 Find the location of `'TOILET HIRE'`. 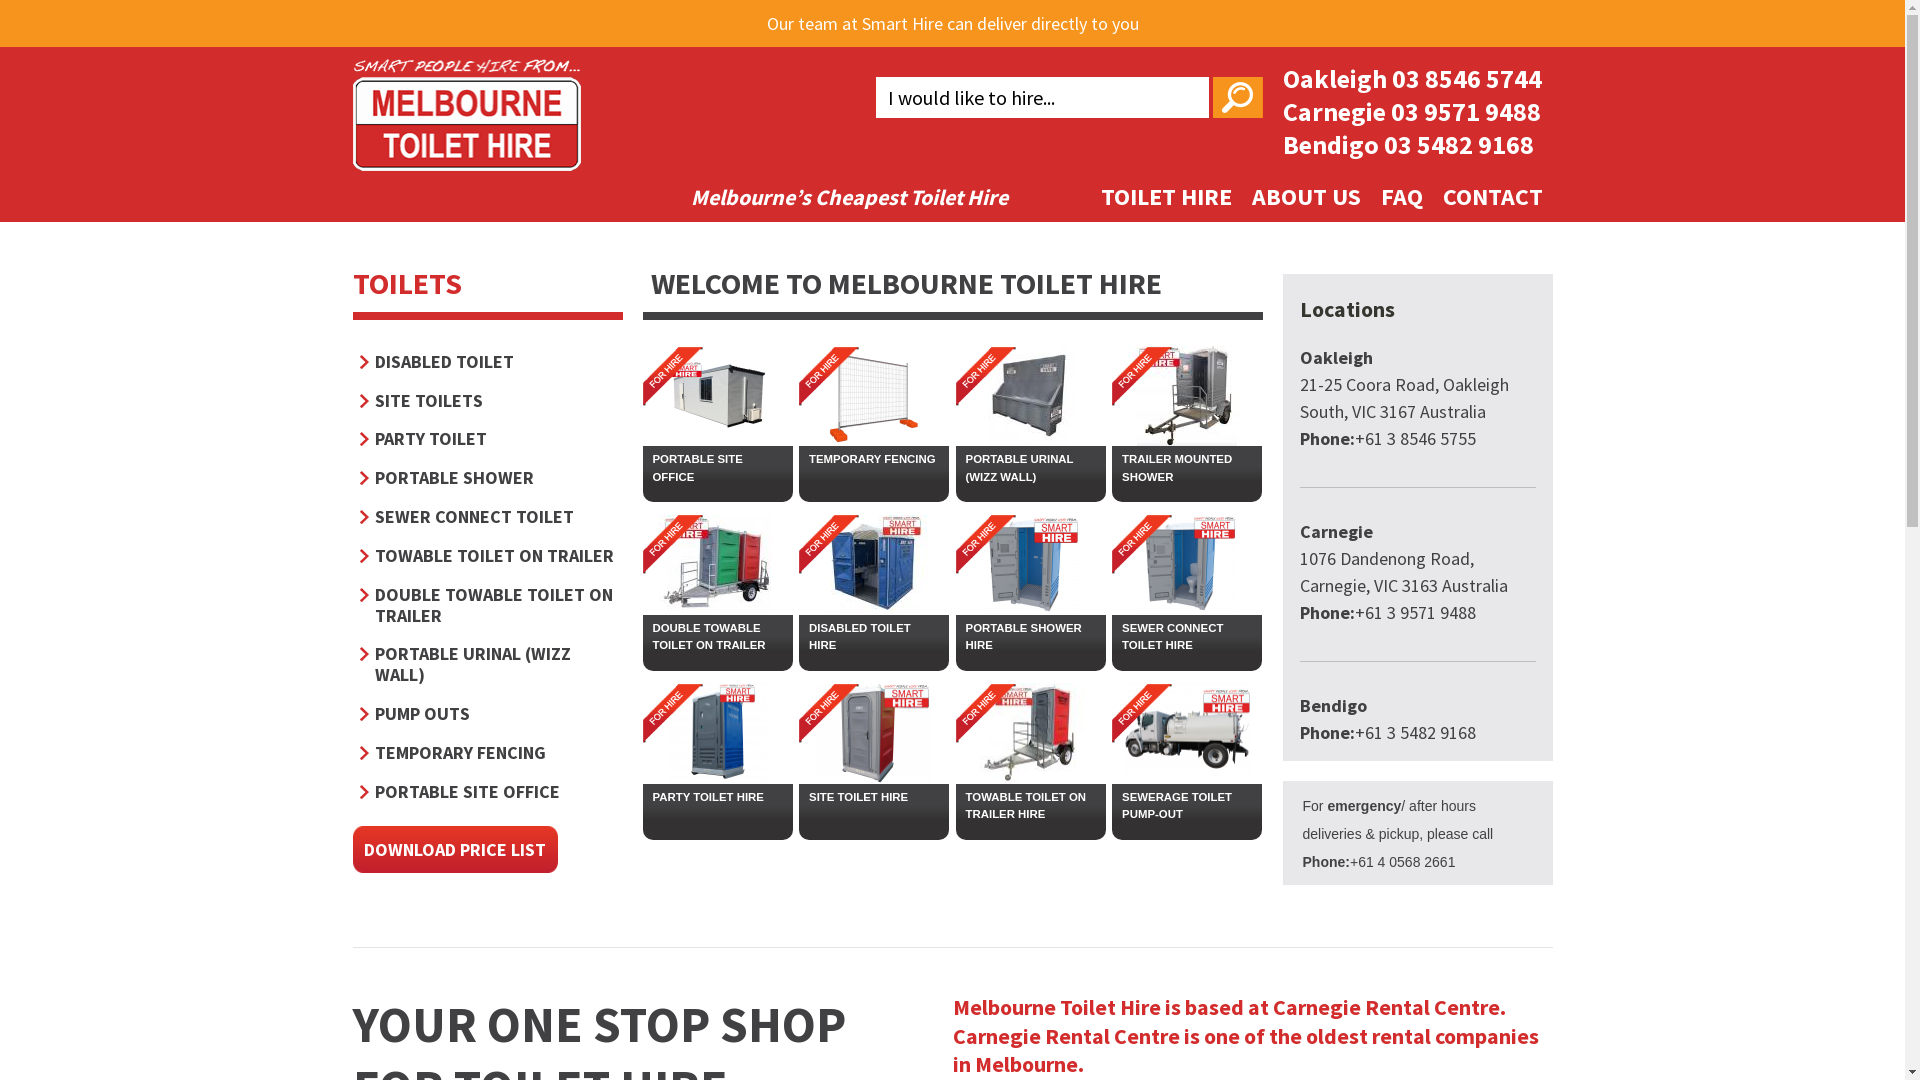

'TOILET HIRE' is located at coordinates (1165, 196).